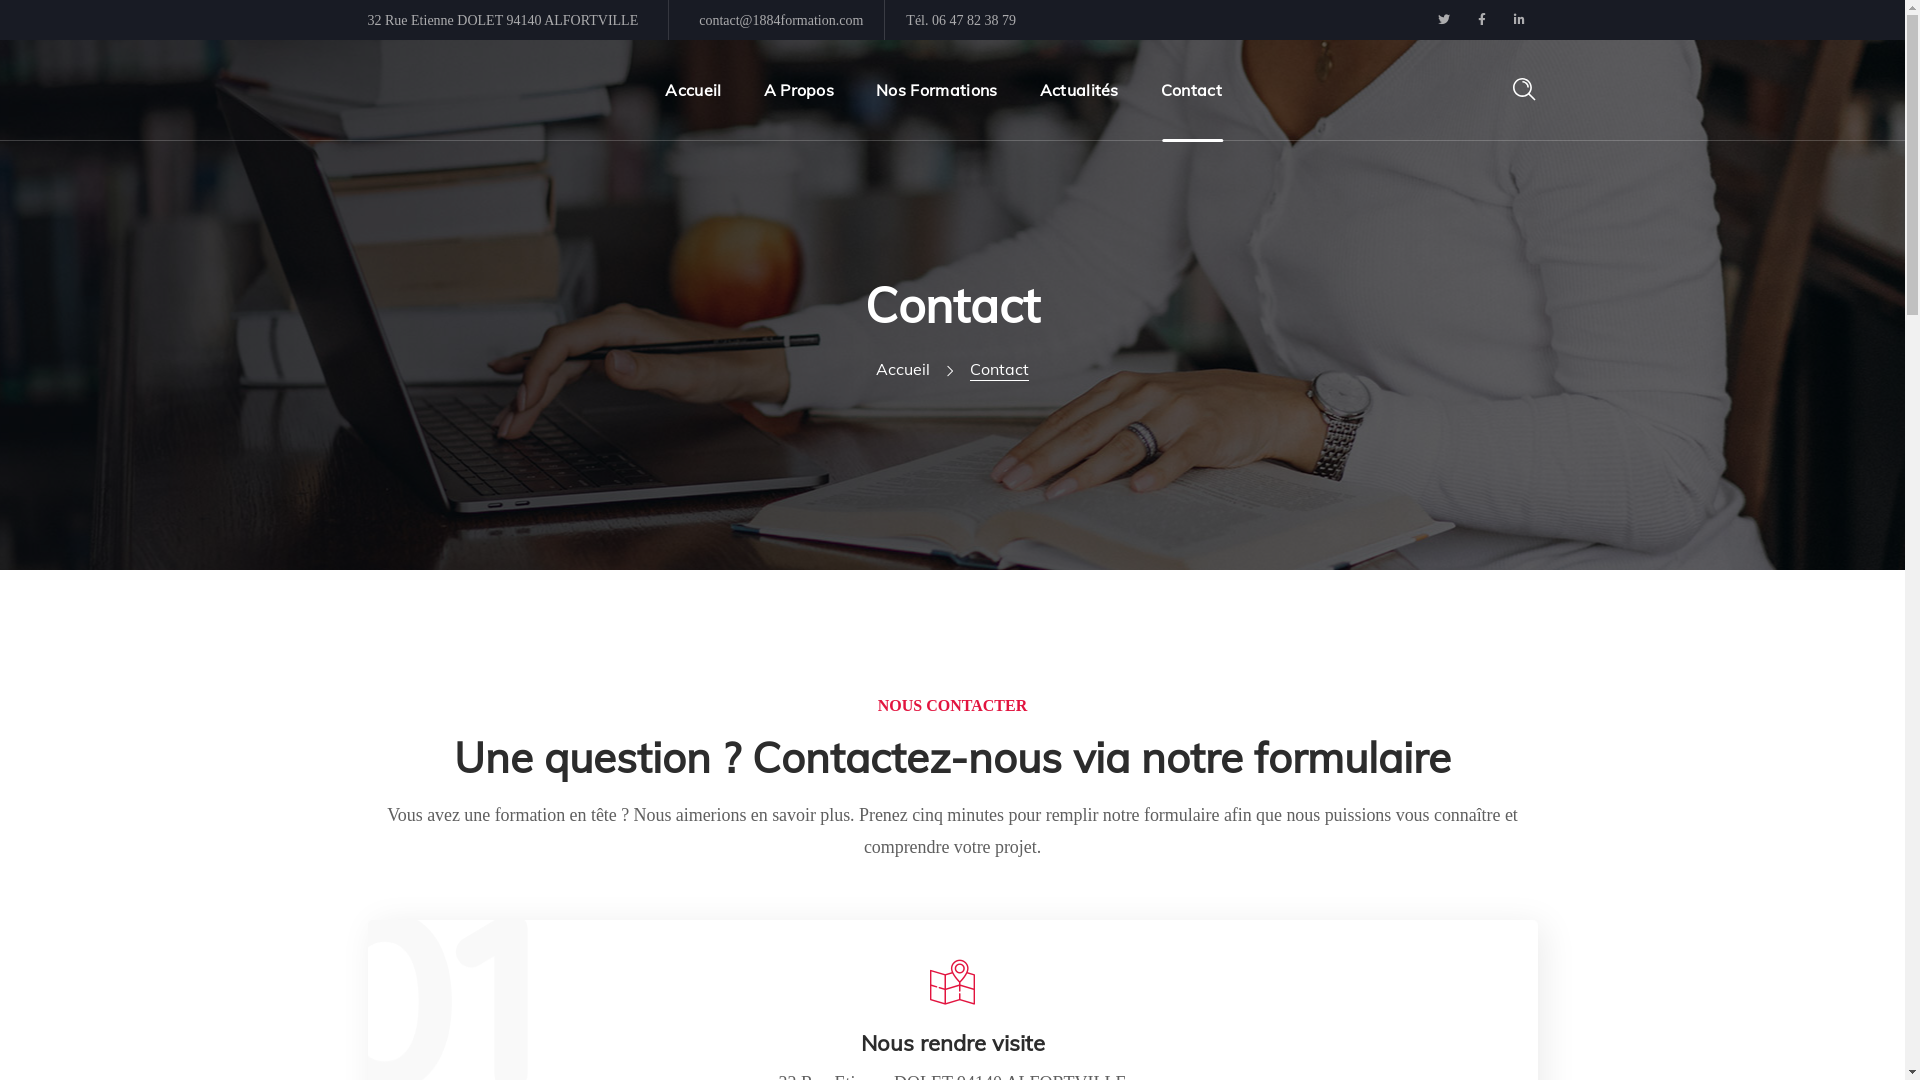 The width and height of the screenshot is (1920, 1080). What do you see at coordinates (1454, 212) in the screenshot?
I see `'Rechercher'` at bounding box center [1454, 212].